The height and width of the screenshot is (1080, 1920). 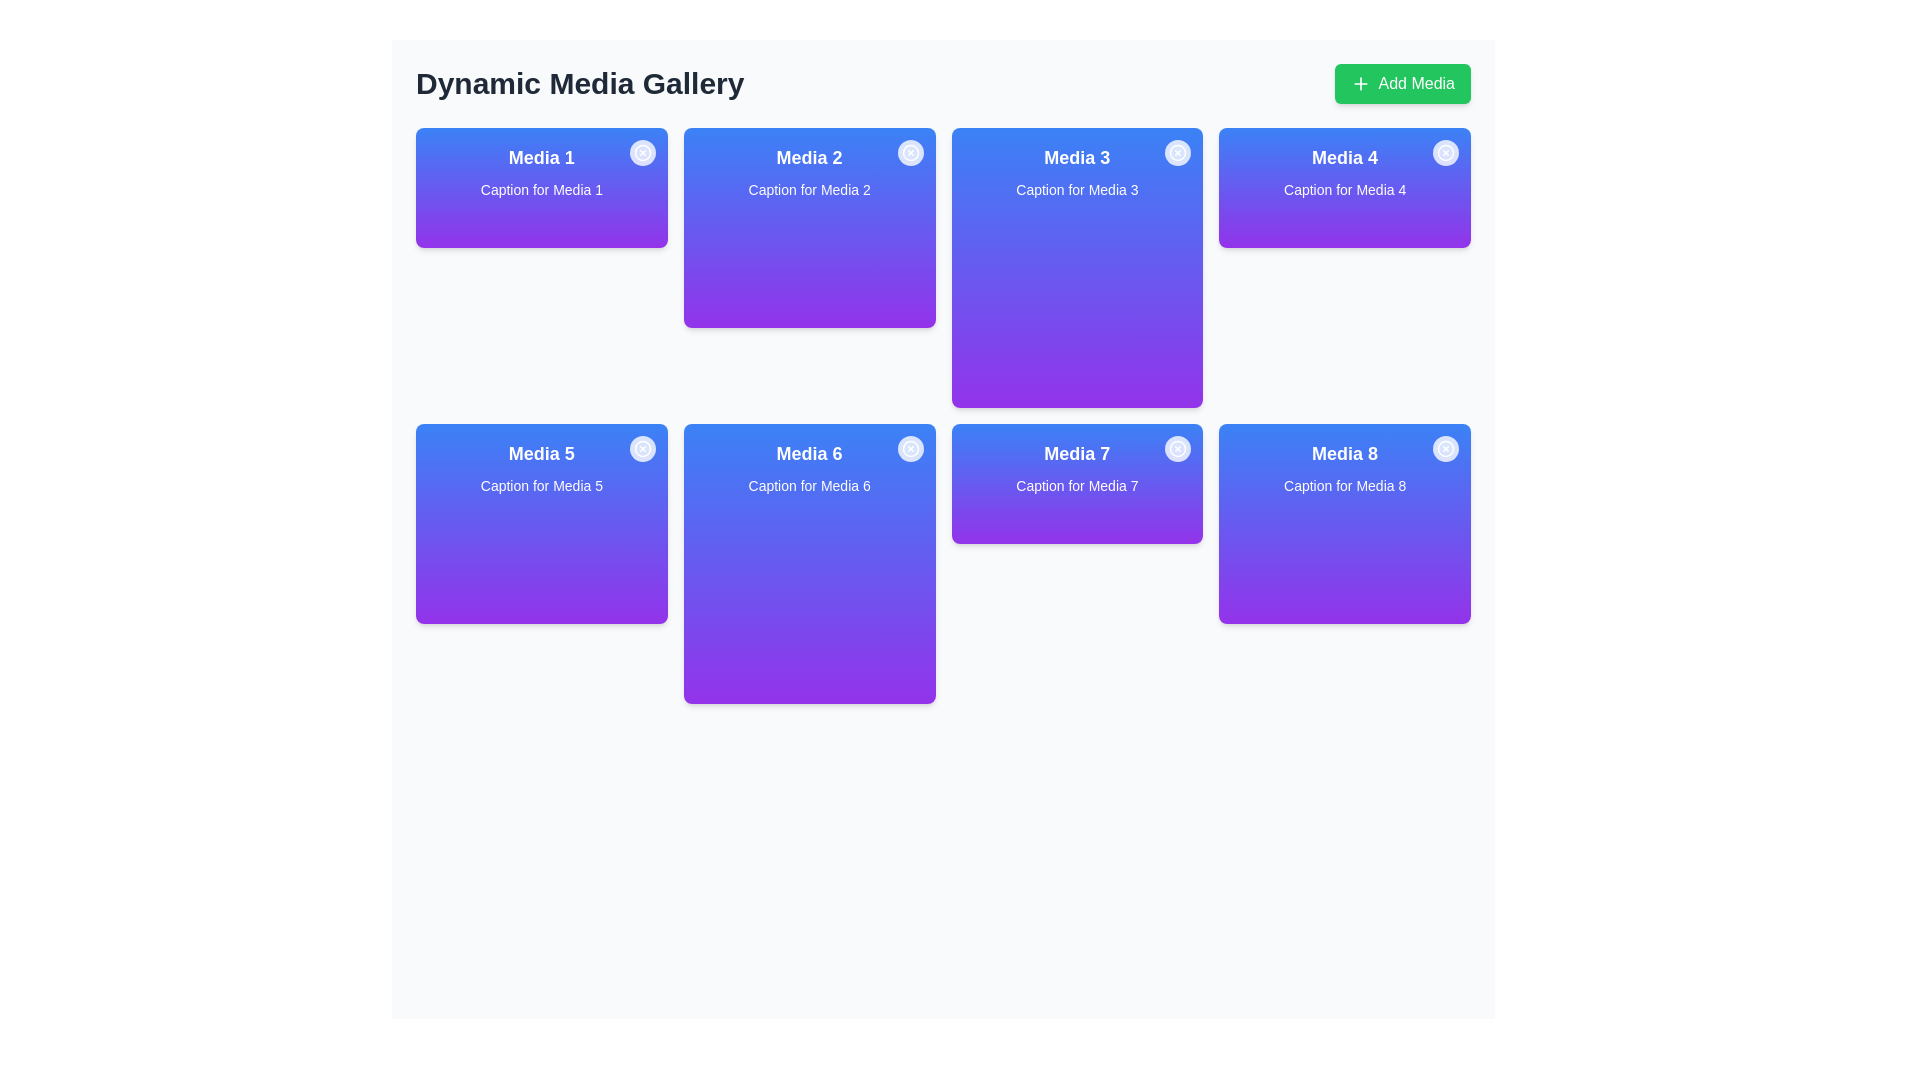 I want to click on the text label displaying 'Media 6', which is styled with a bold and slightly larger font, located at the top of the card with a gradient background, so click(x=809, y=454).